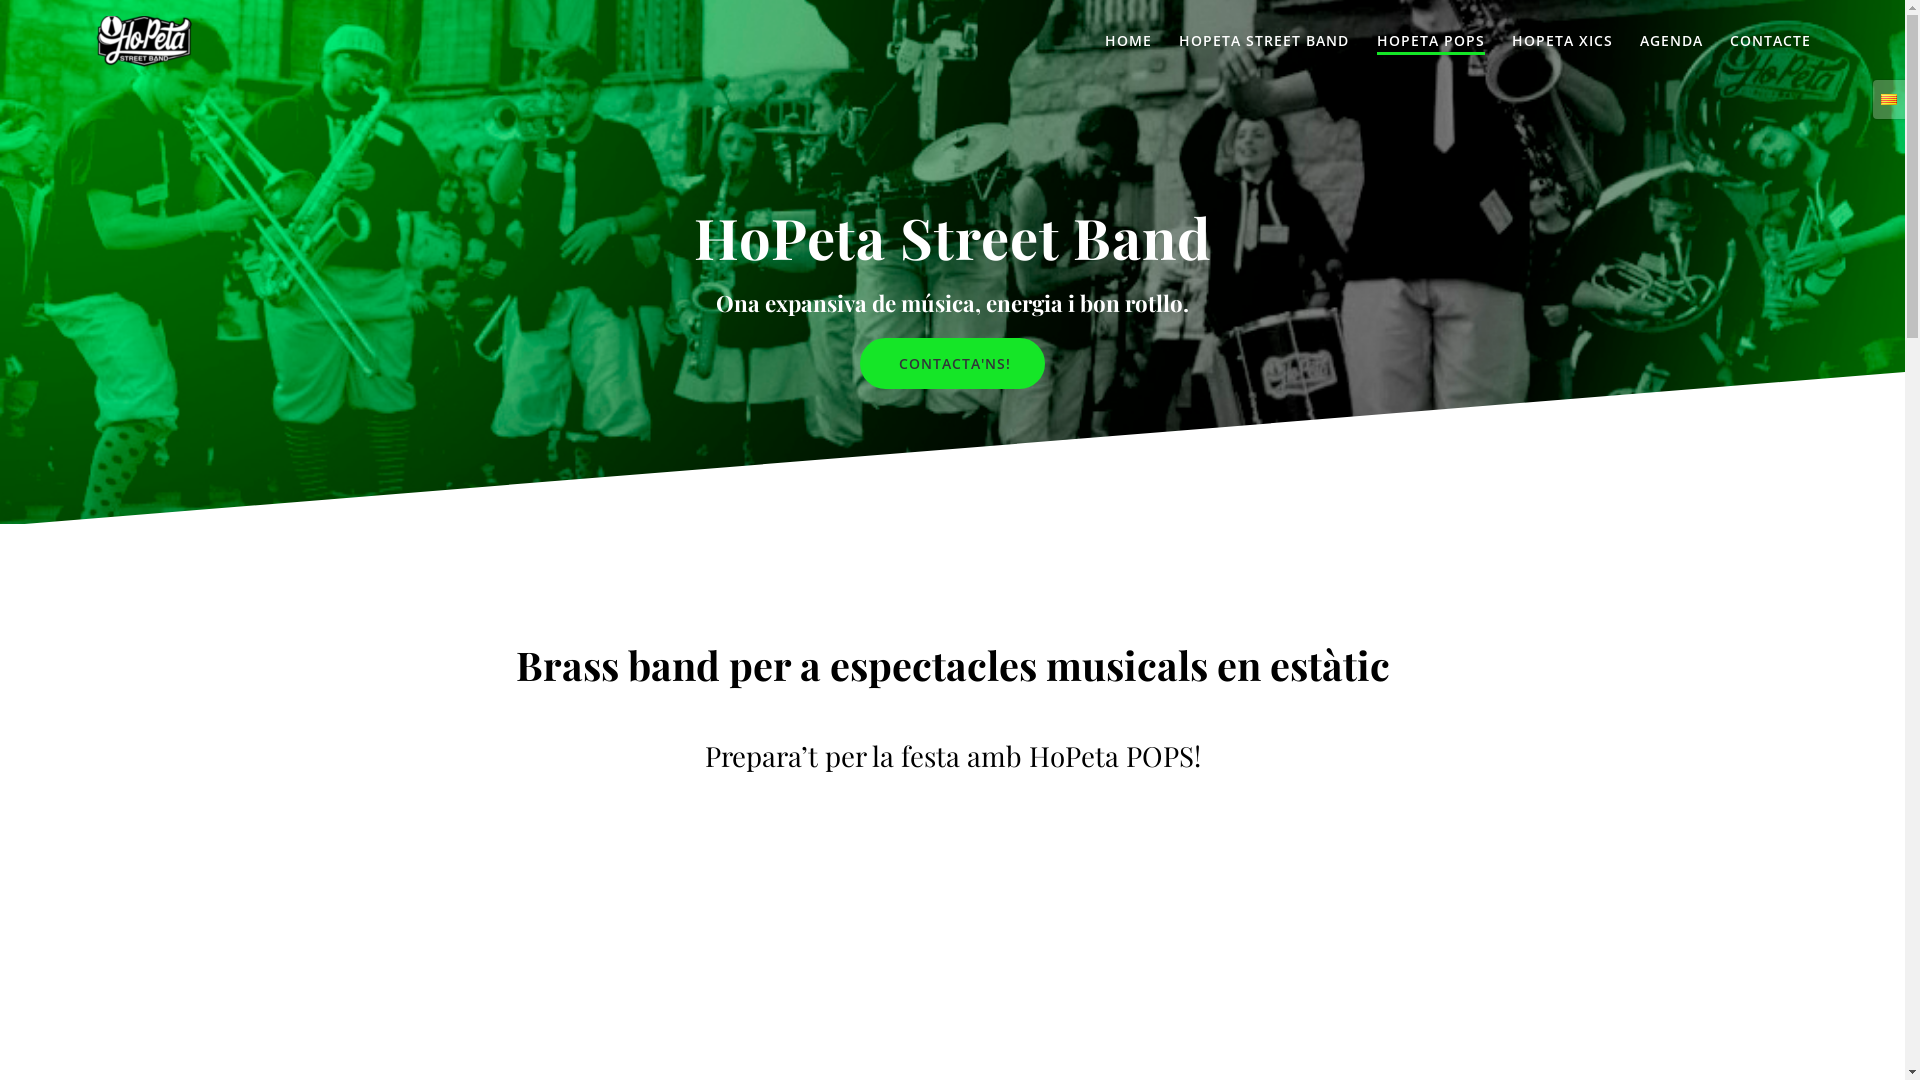 The height and width of the screenshot is (1080, 1920). Describe the element at coordinates (1262, 42) in the screenshot. I see `'HOPETA STREET BAND'` at that location.